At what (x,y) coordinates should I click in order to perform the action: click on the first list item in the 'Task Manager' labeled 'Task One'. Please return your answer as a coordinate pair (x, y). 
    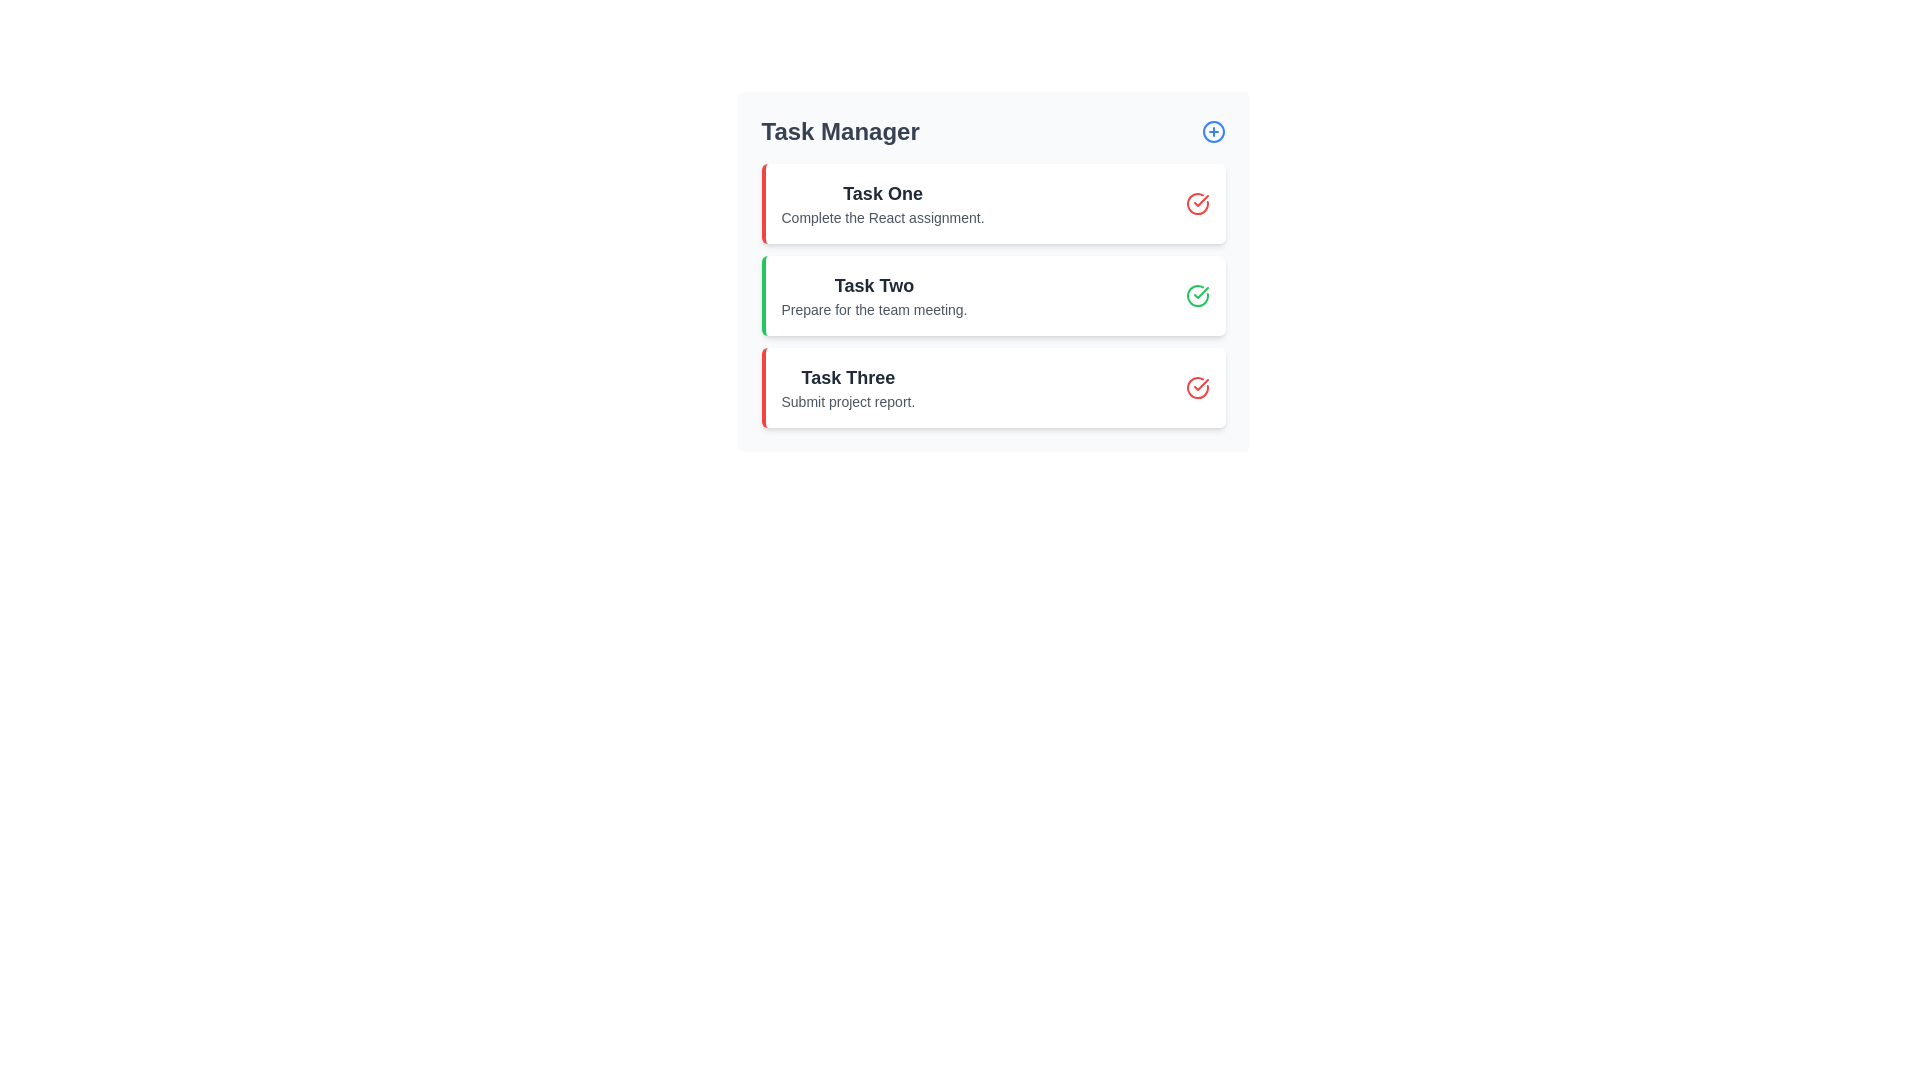
    Looking at the image, I should click on (882, 204).